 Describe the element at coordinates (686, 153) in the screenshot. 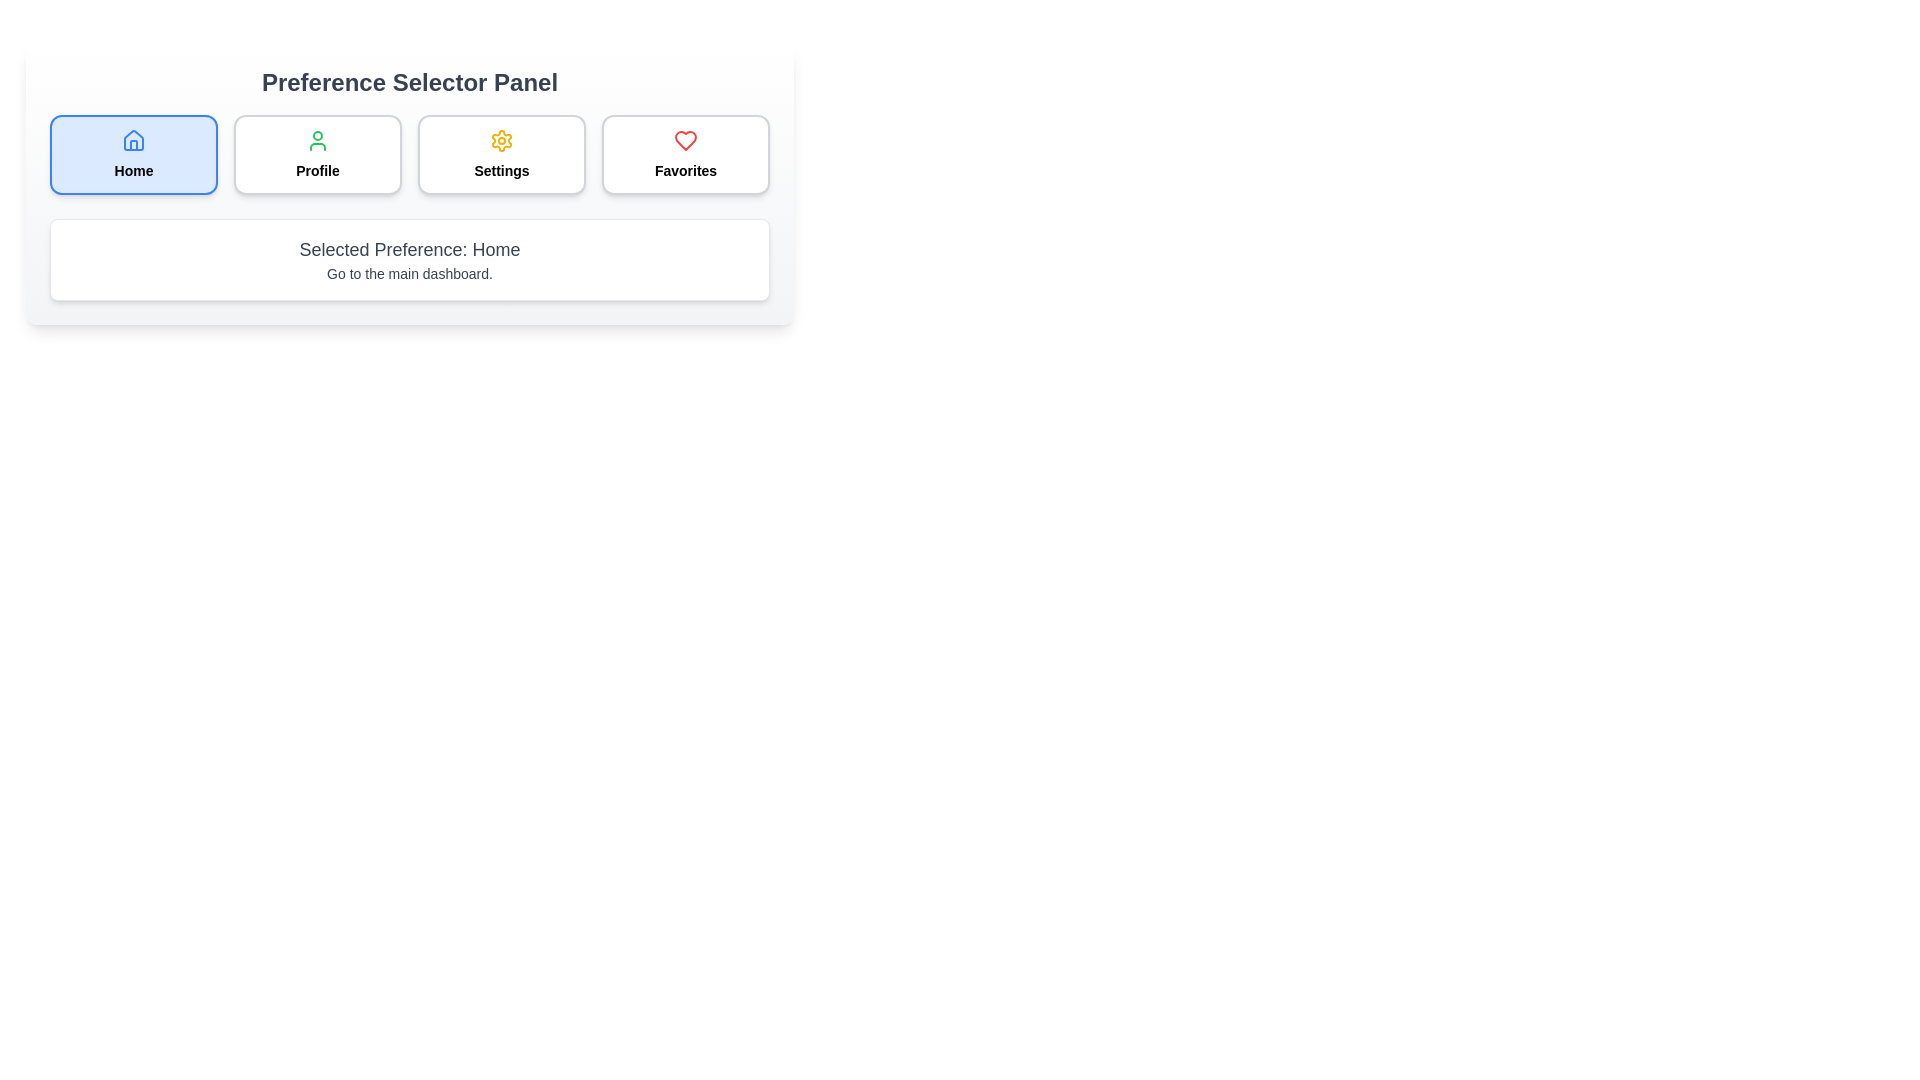

I see `the fourth button in the grid layout, which has a white background, a red heart icon, and the word 'Favorites' in bold black text` at that location.